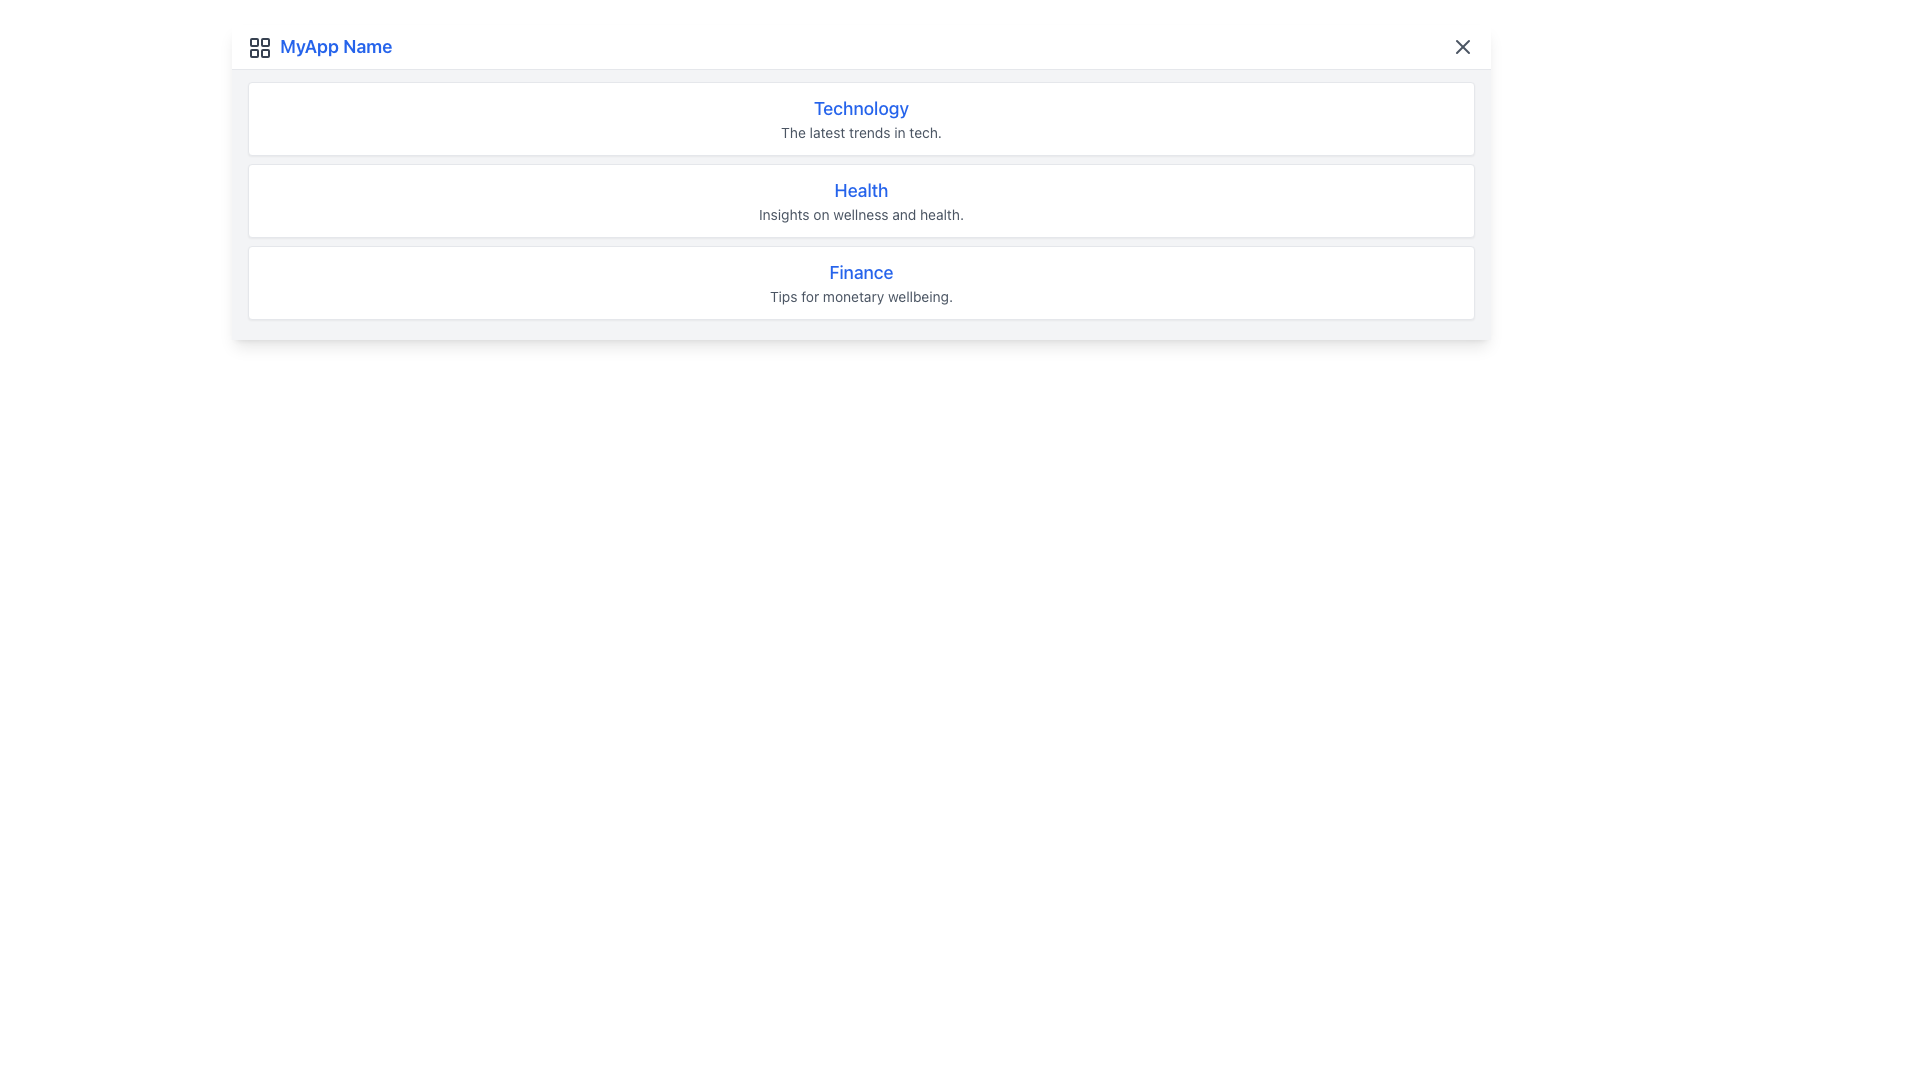 Image resolution: width=1920 pixels, height=1080 pixels. I want to click on the header text label at the top-left corner of the interface, so click(320, 45).